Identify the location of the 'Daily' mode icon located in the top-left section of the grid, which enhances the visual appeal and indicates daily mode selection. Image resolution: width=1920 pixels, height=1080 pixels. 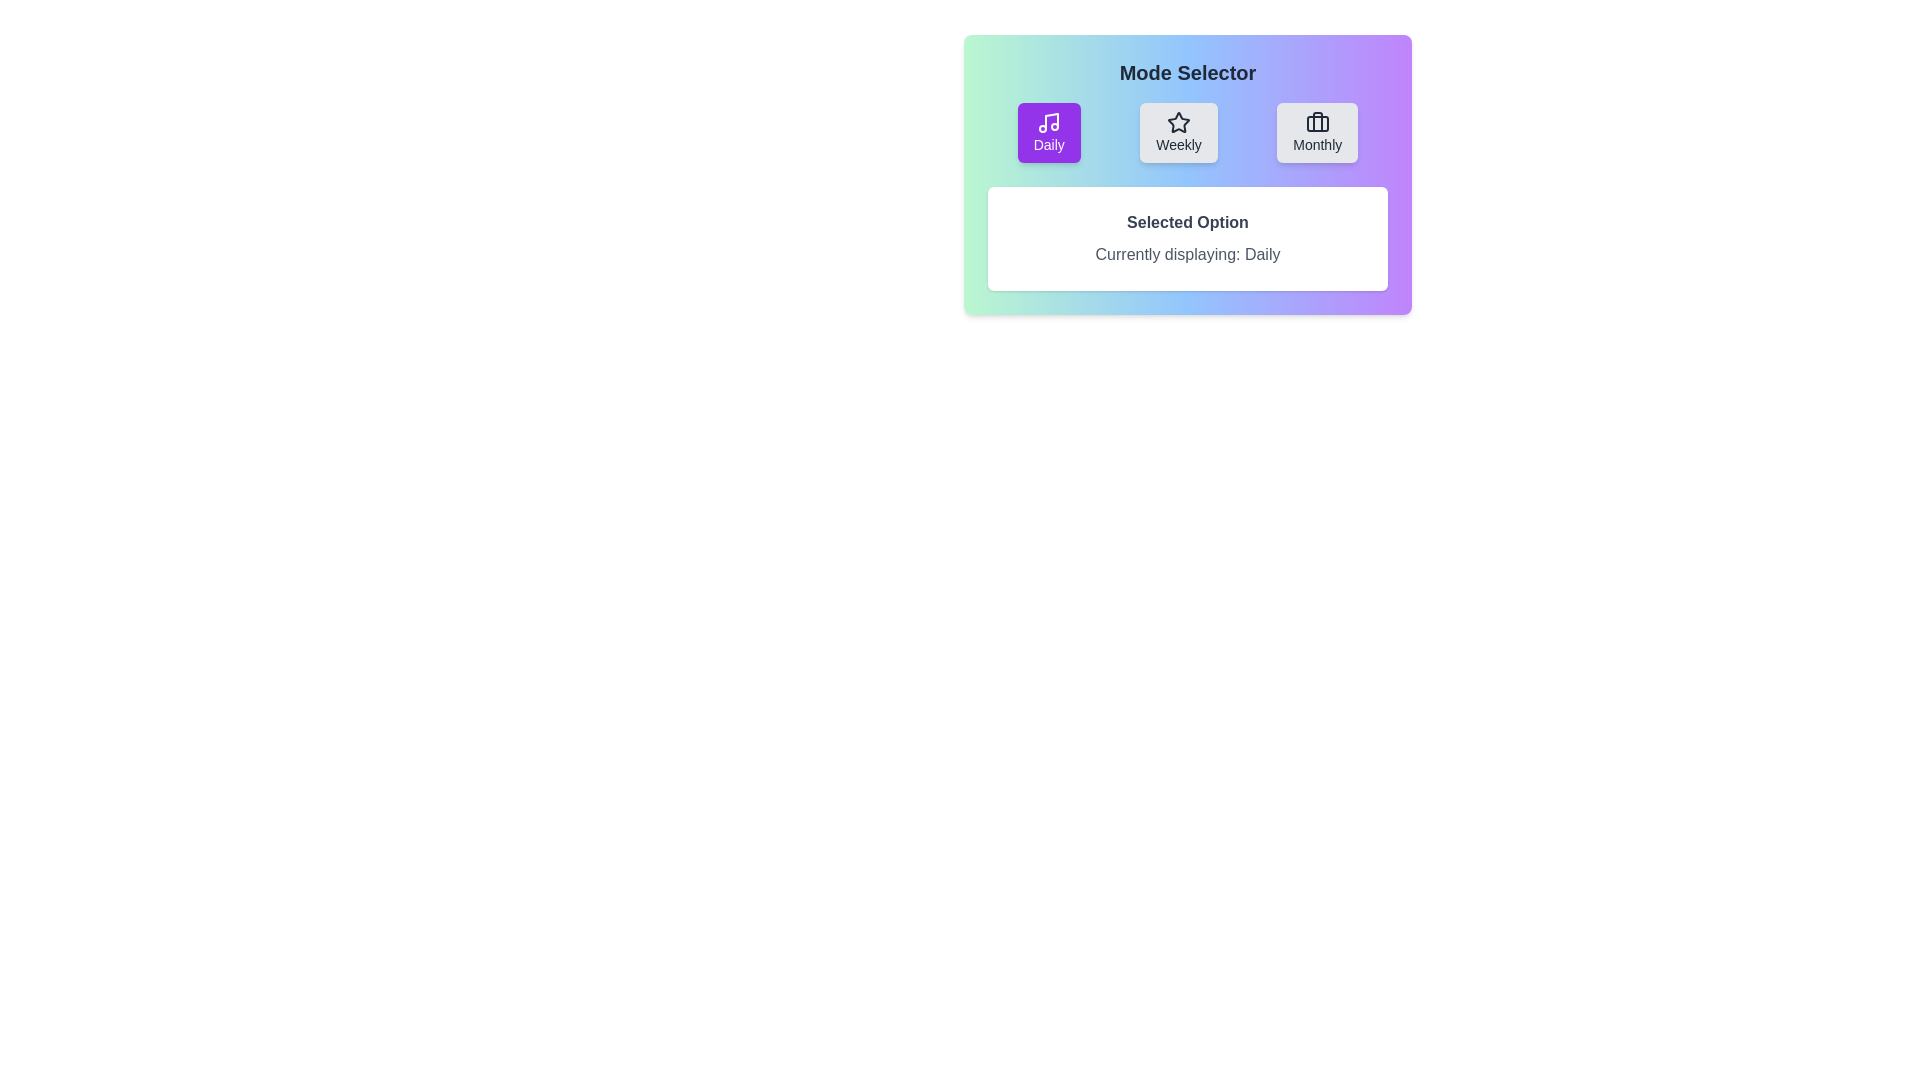
(1048, 123).